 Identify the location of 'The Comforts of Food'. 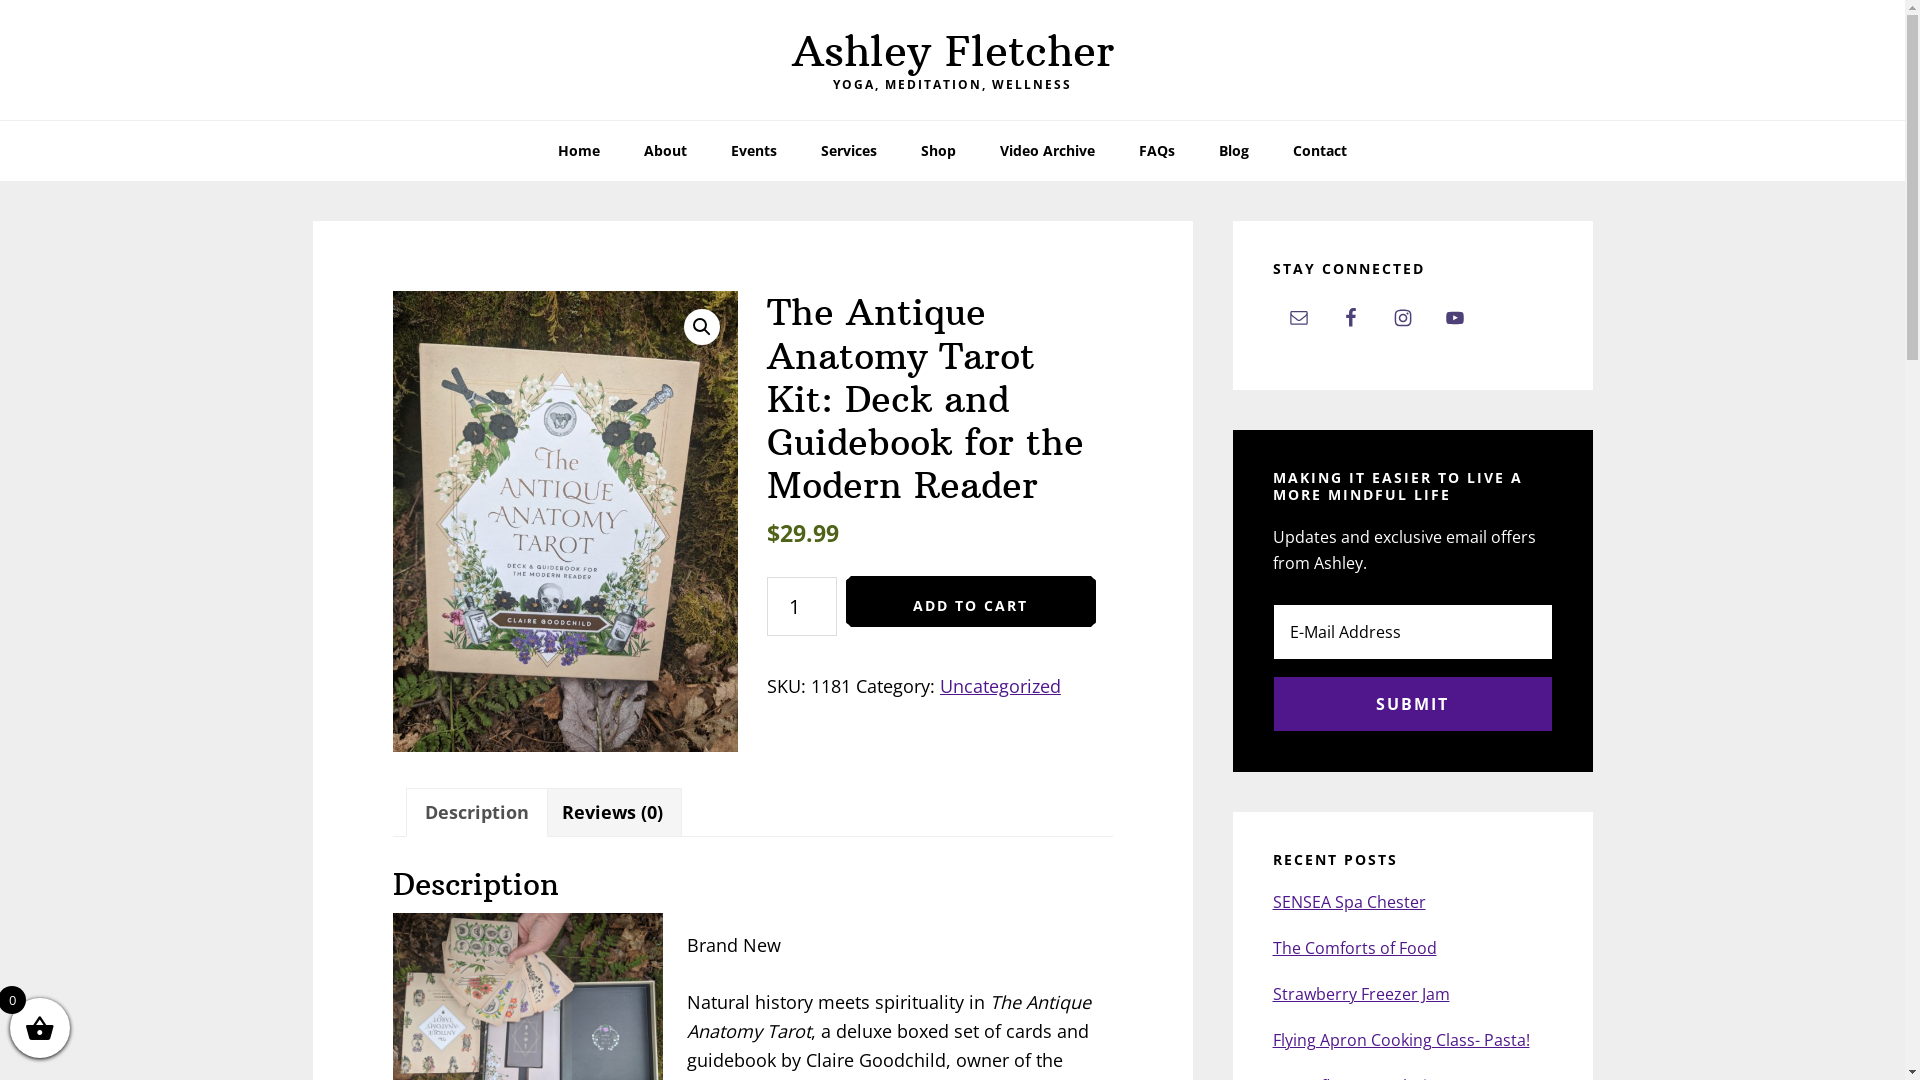
(1353, 947).